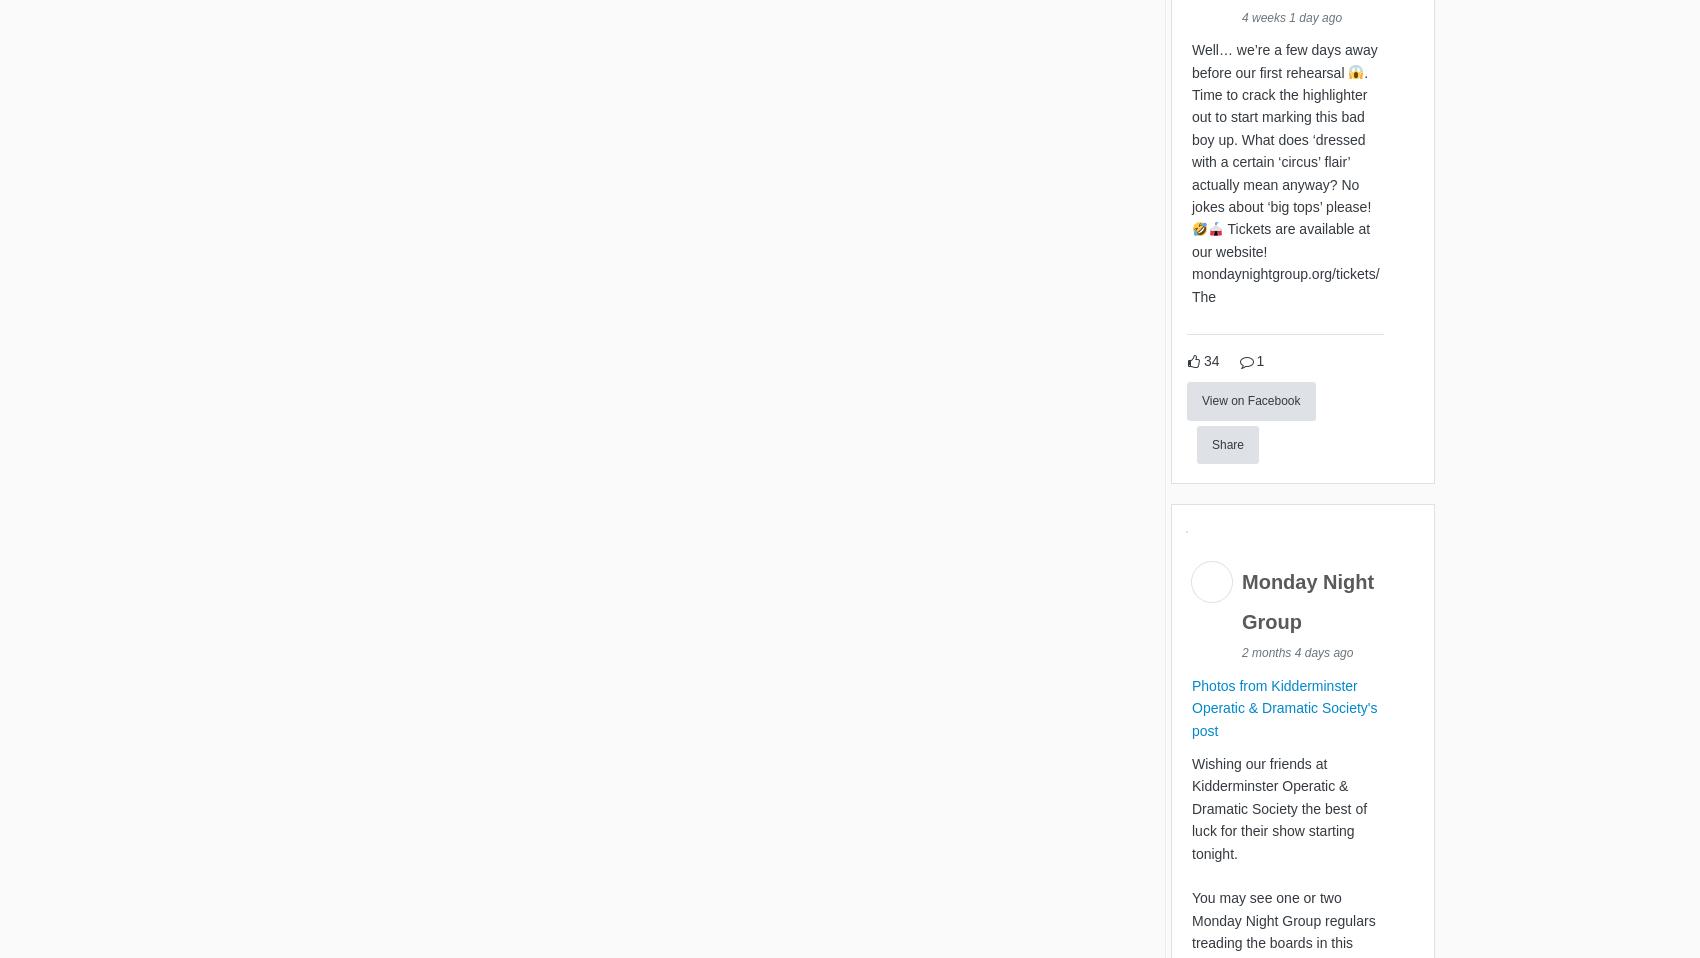  I want to click on 'Monday Night Group', so click(1307, 606).